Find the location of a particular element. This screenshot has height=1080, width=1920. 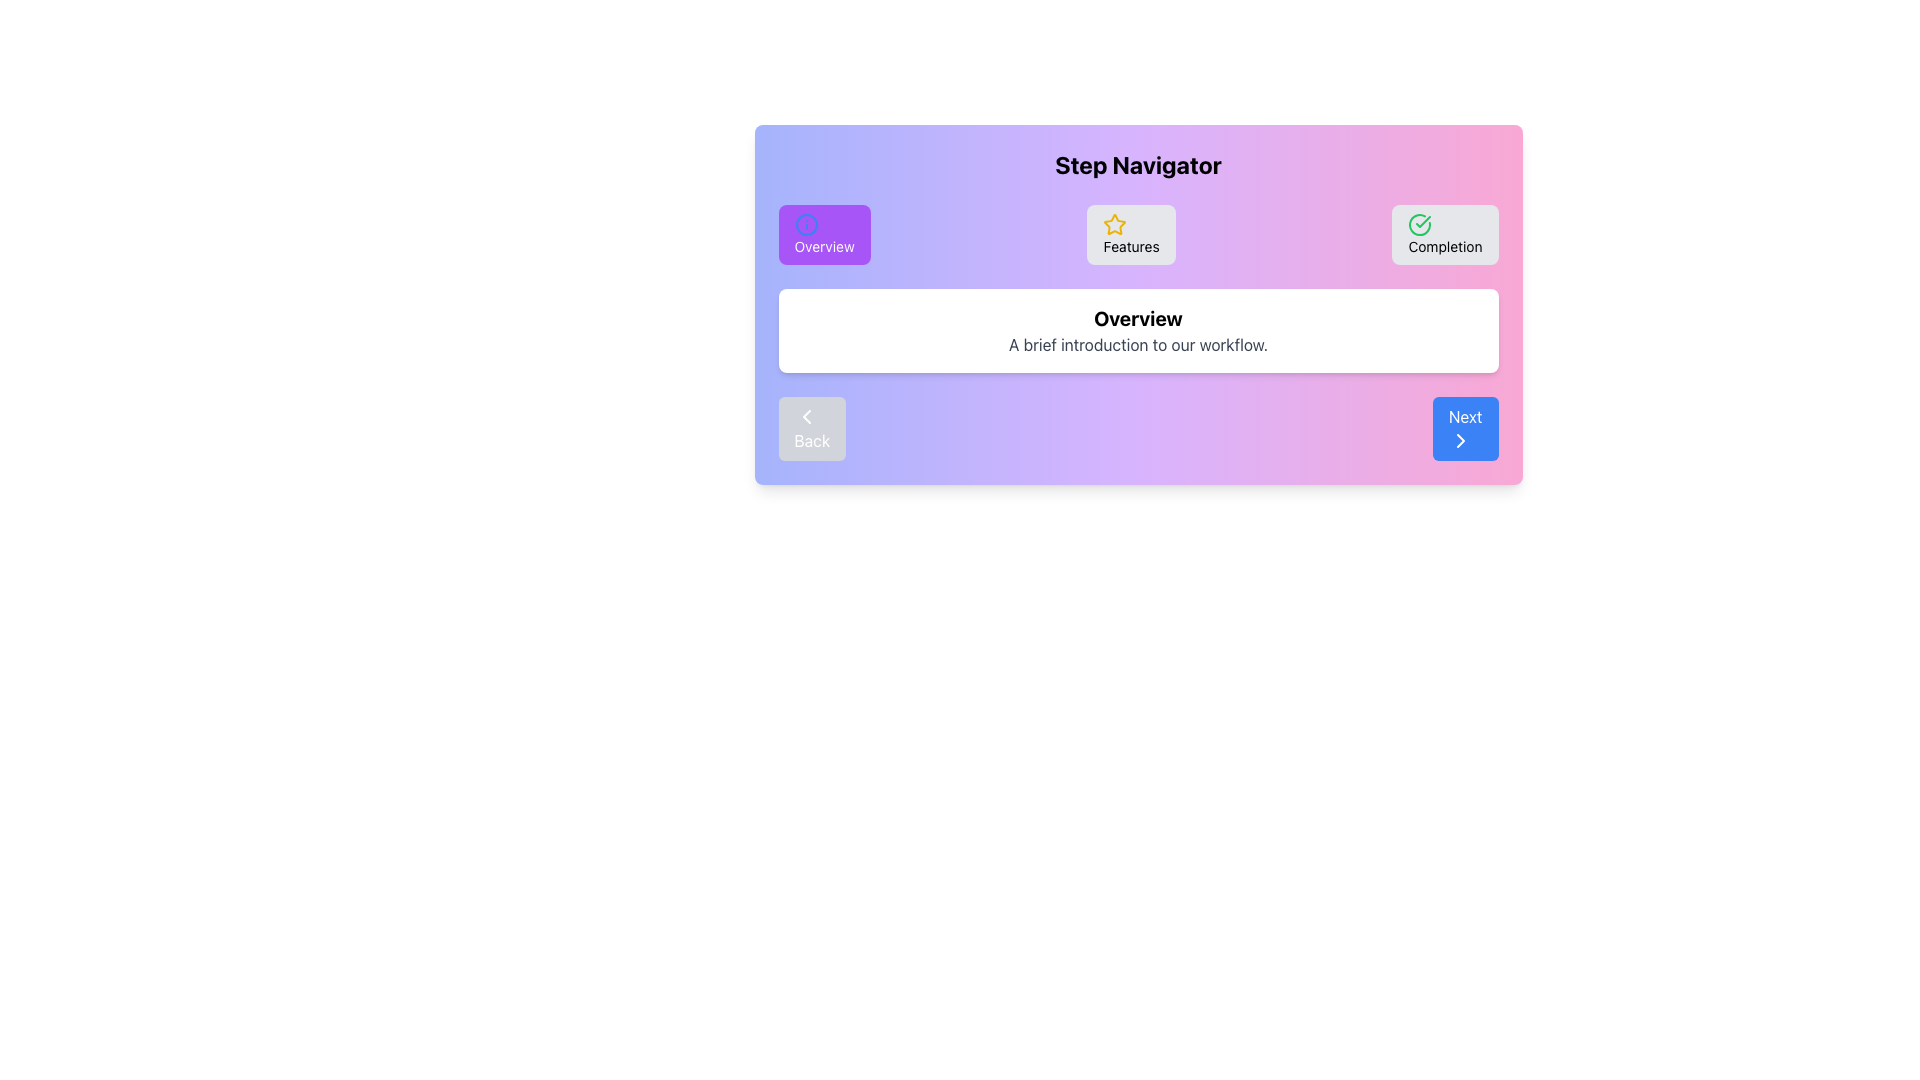

the Text block with heading 'Overview' that contains the description 'A brief introduction to our workflow.' This element is centrally positioned below 'Step Navigator' and above the navigation buttons is located at coordinates (1138, 330).